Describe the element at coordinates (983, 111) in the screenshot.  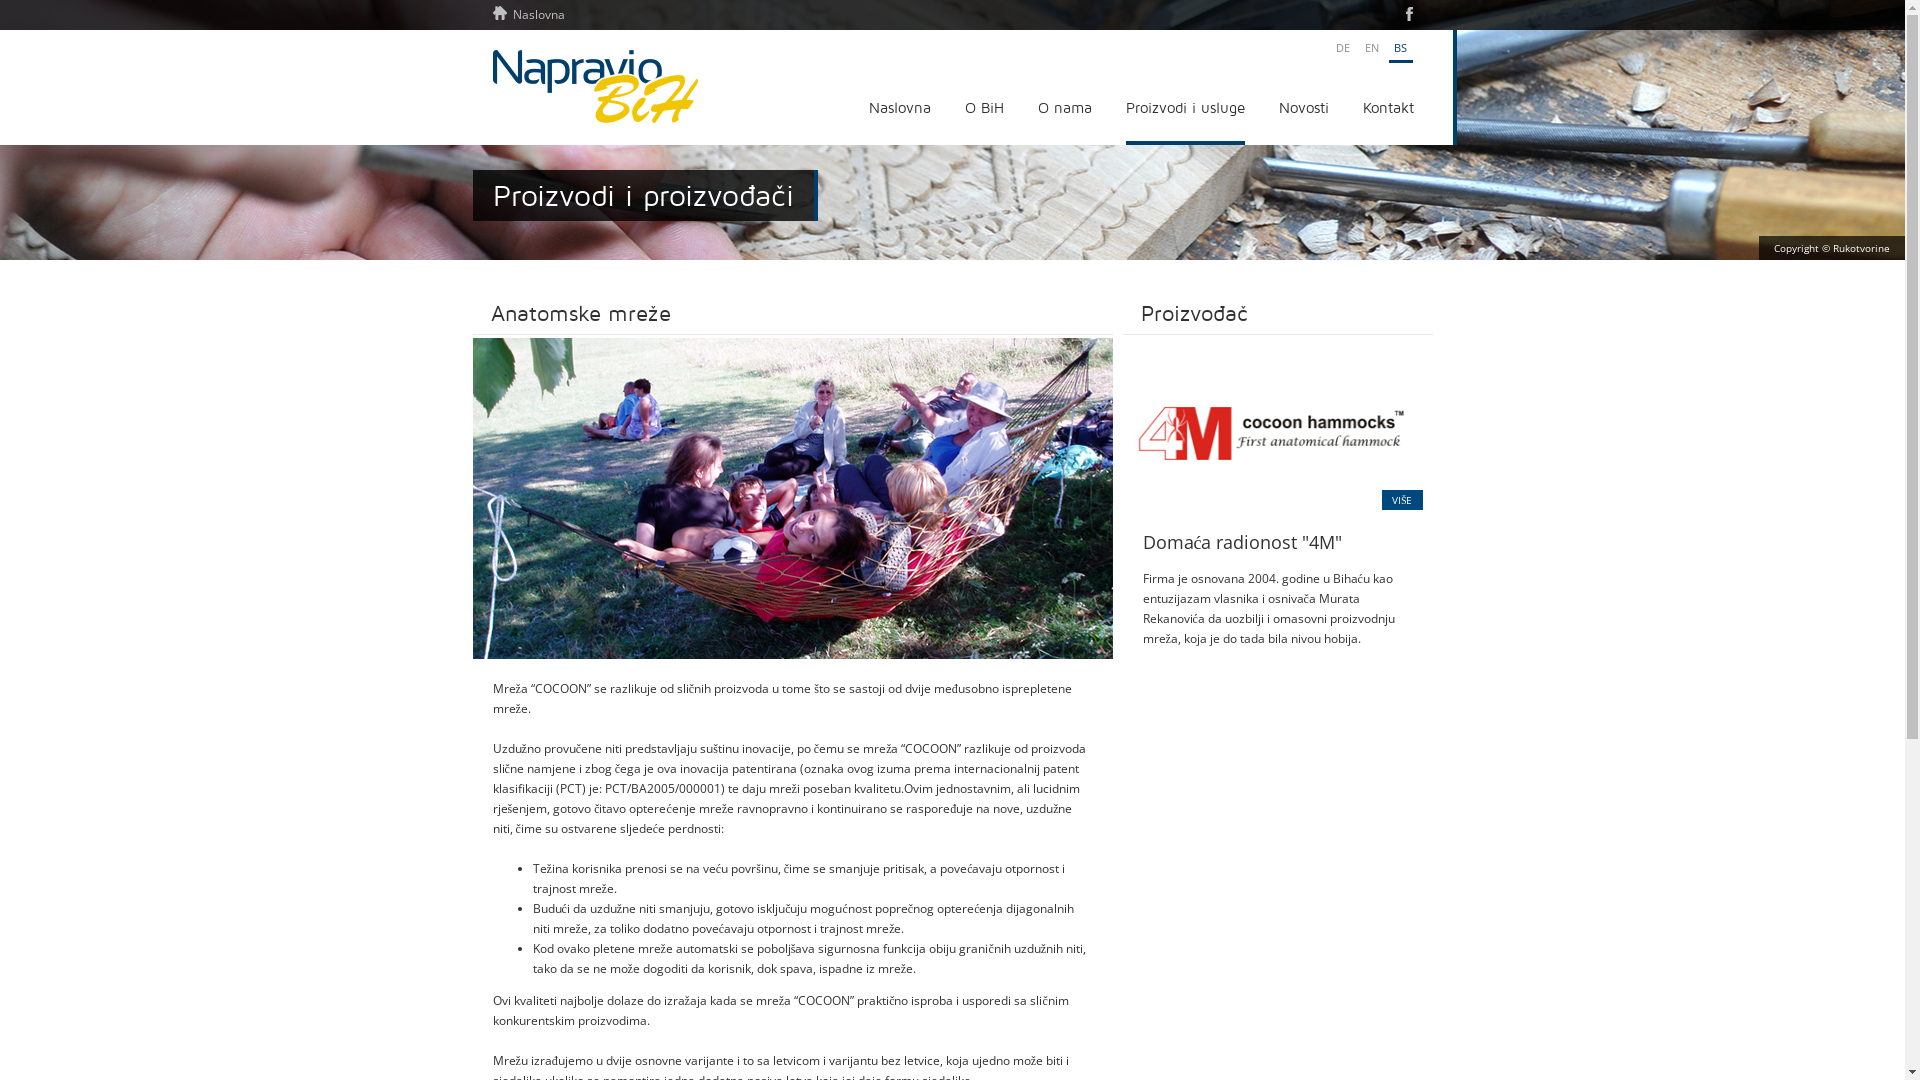
I see `'O BiH'` at that location.